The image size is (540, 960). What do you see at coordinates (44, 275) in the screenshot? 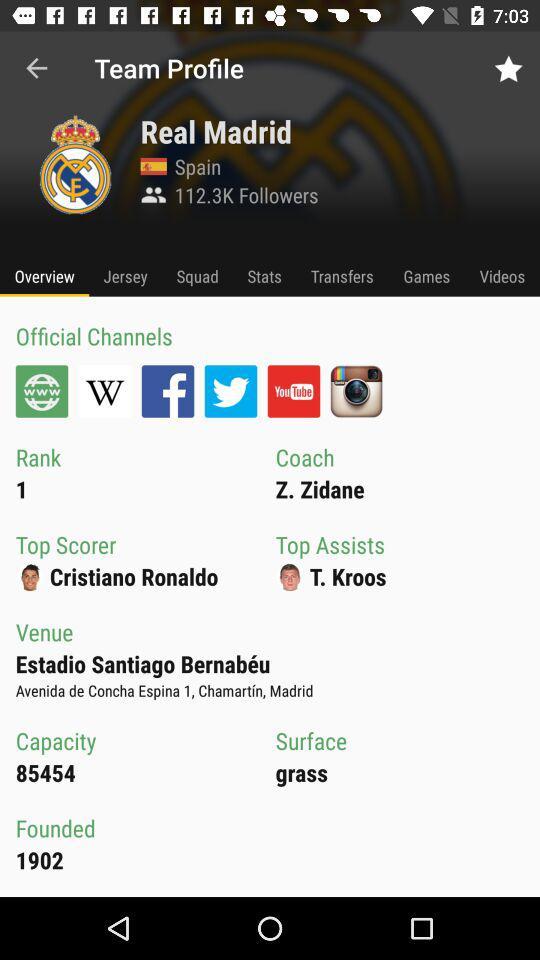
I see `the item above official channels icon` at bounding box center [44, 275].